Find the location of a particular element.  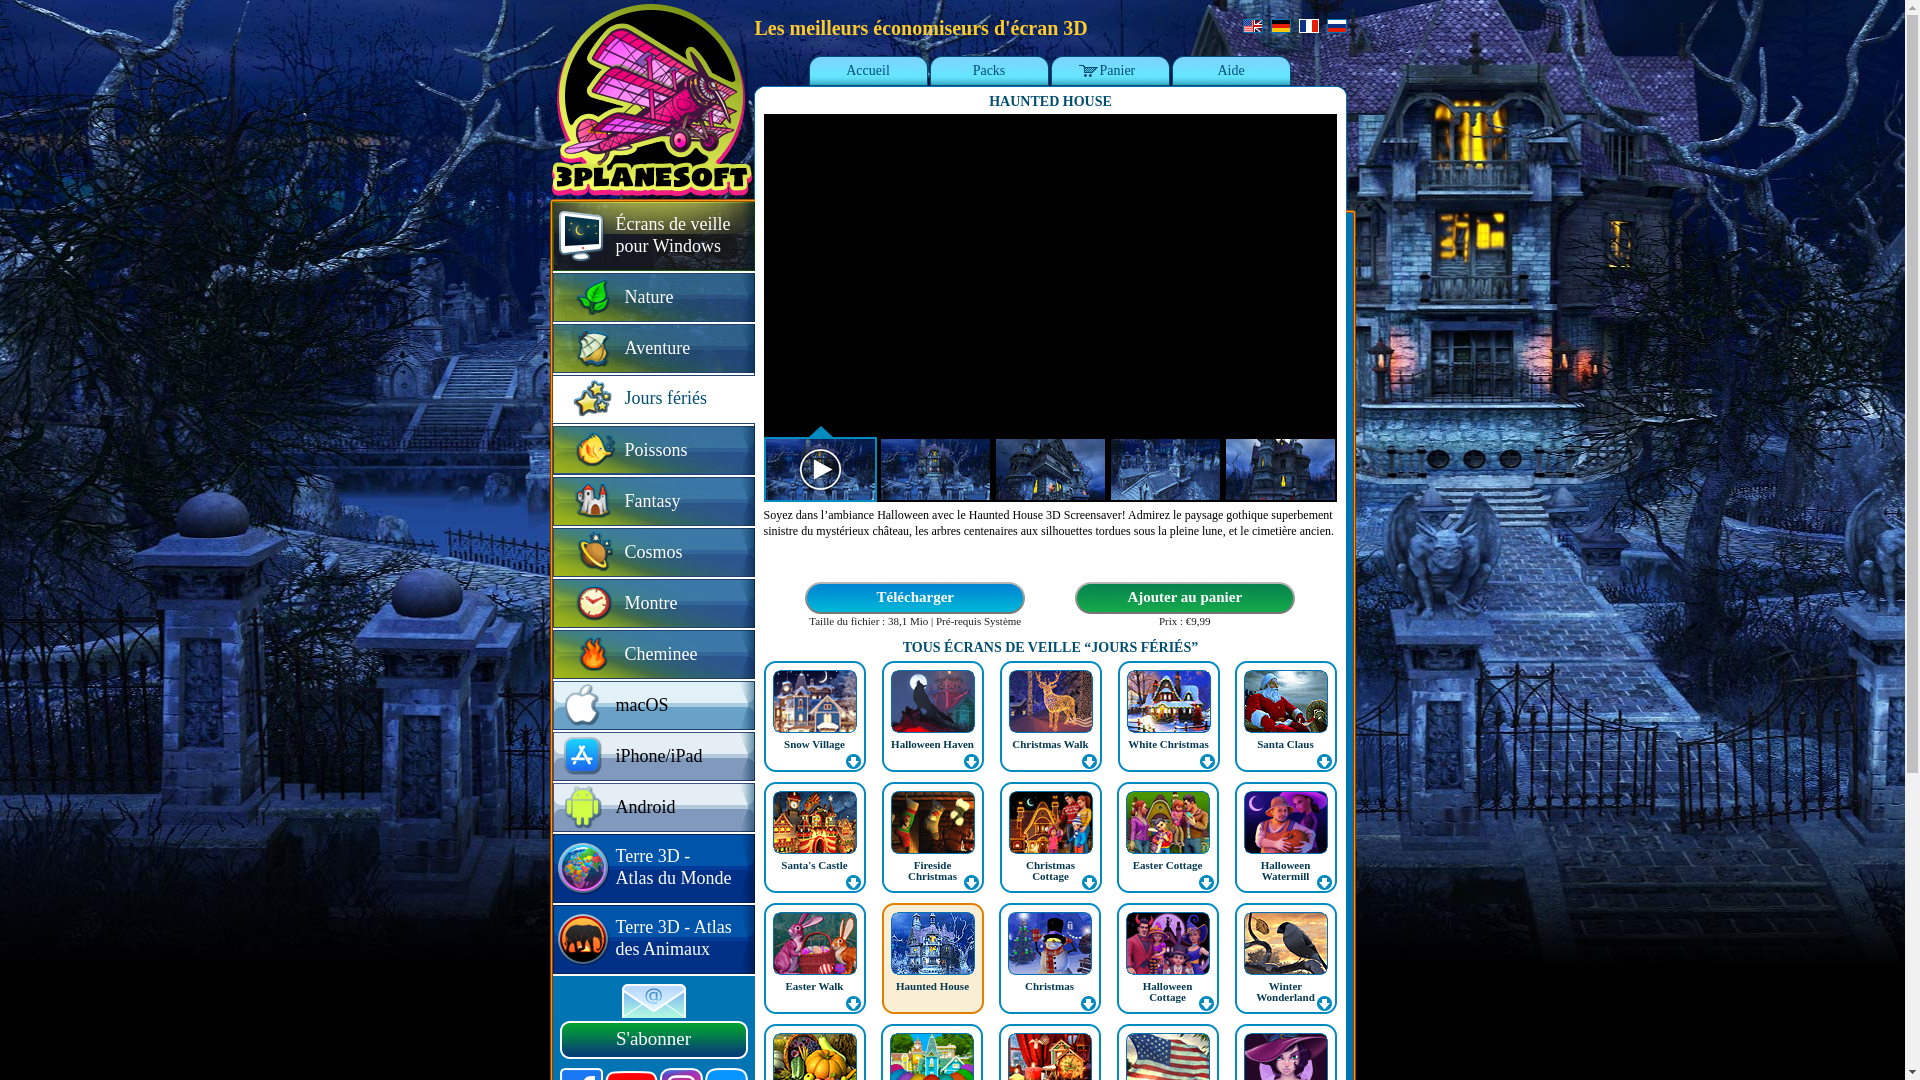

'English' is located at coordinates (1251, 26).